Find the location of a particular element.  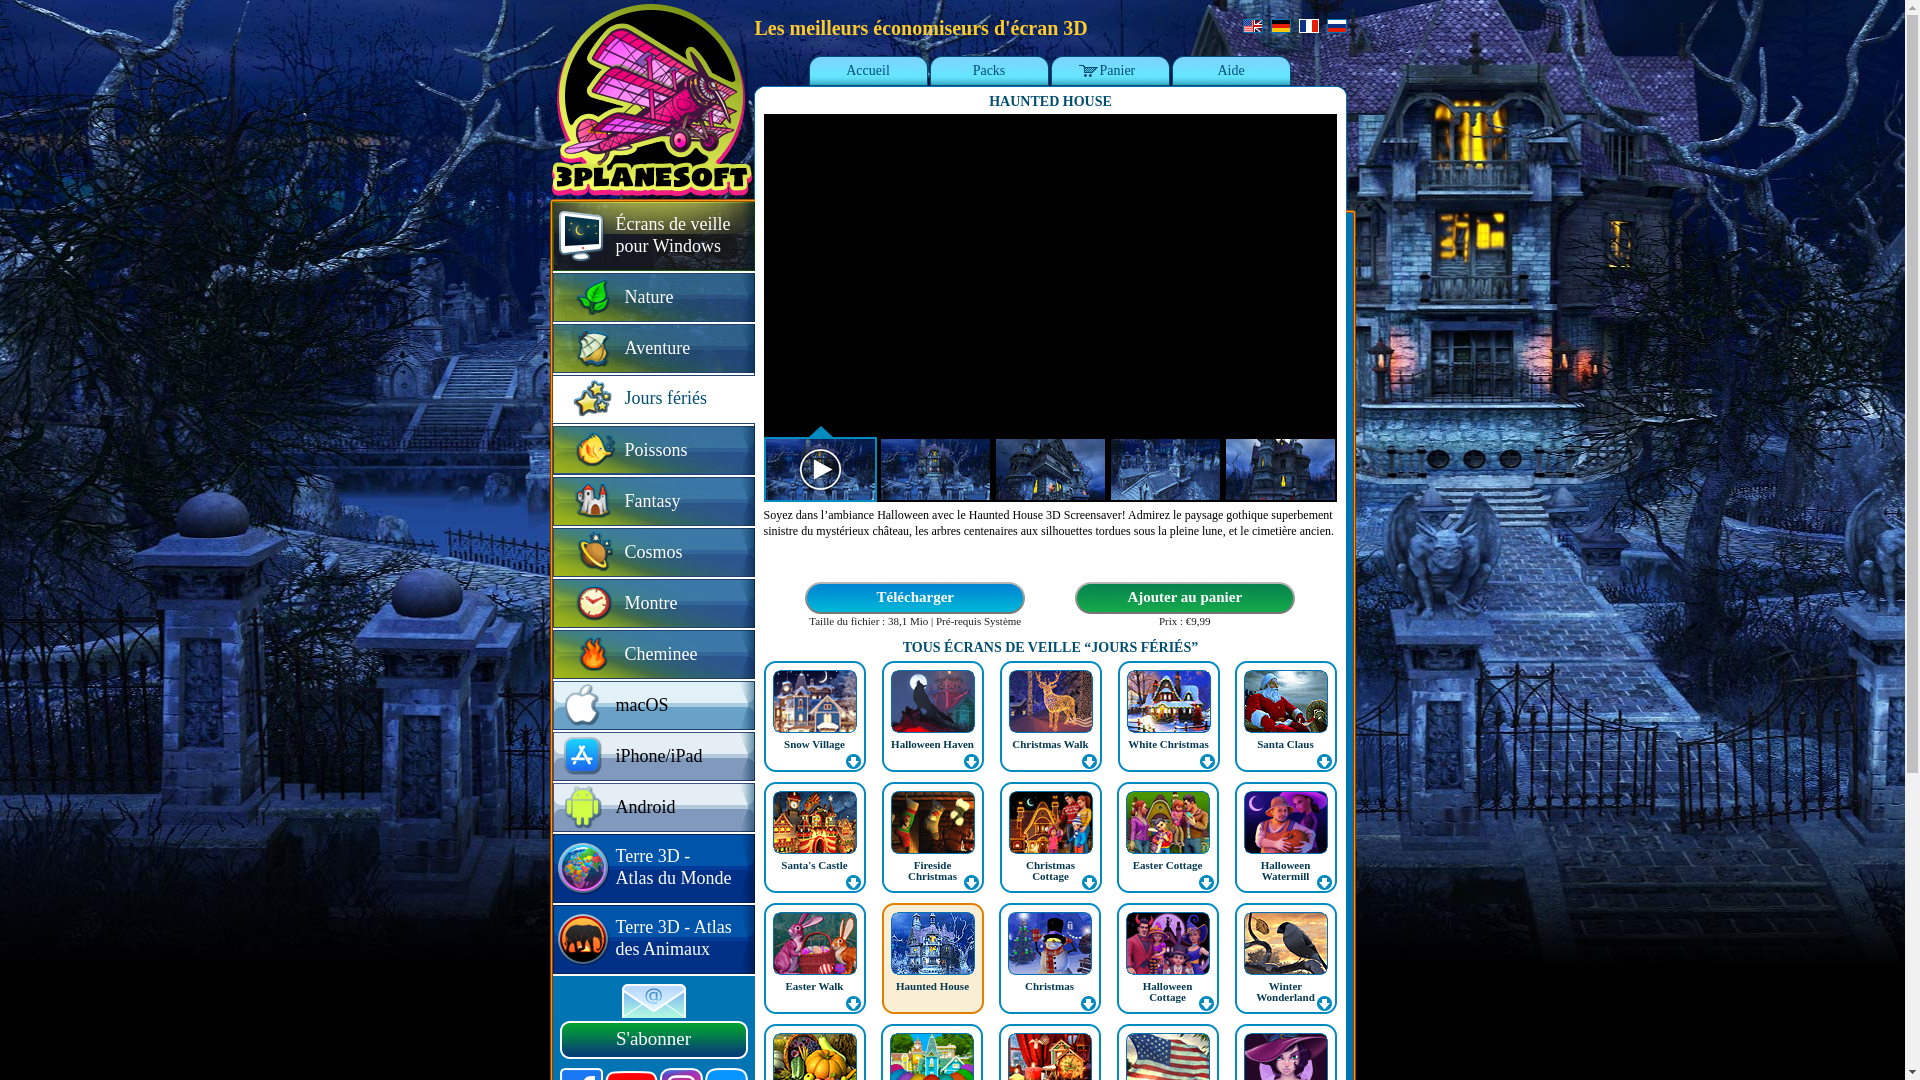

'English' is located at coordinates (1251, 26).